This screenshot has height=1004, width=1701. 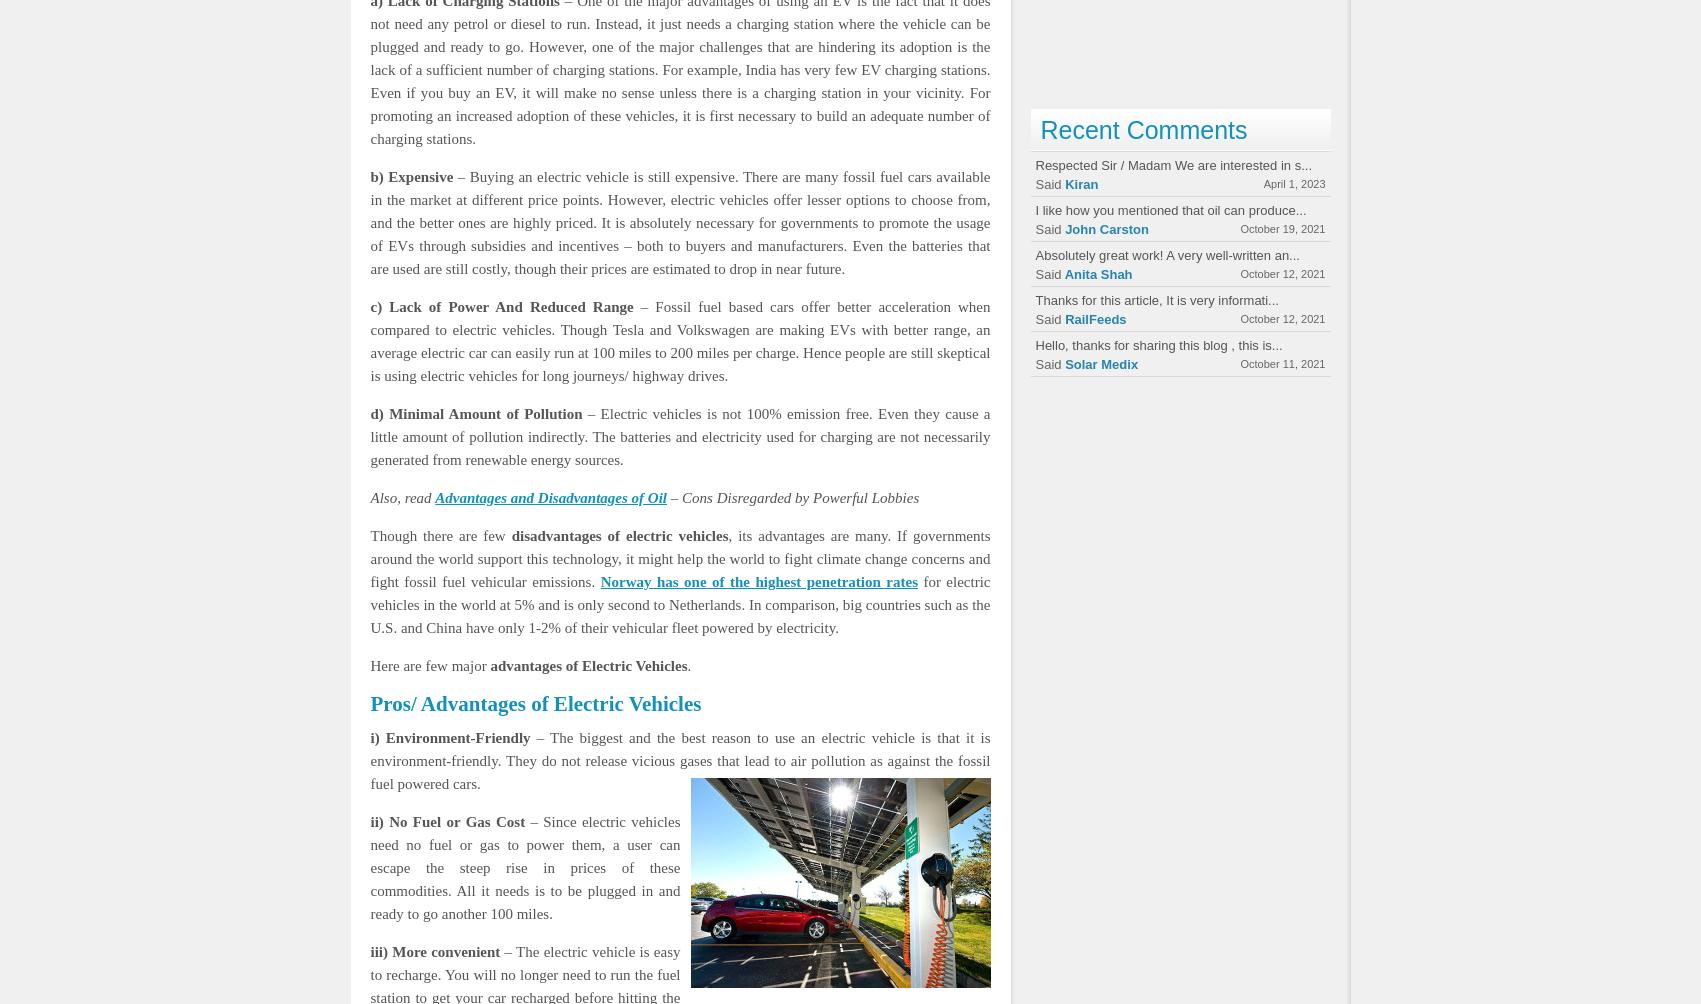 I want to click on 'I like how you mentioned that oil can produce...', so click(x=1169, y=209).